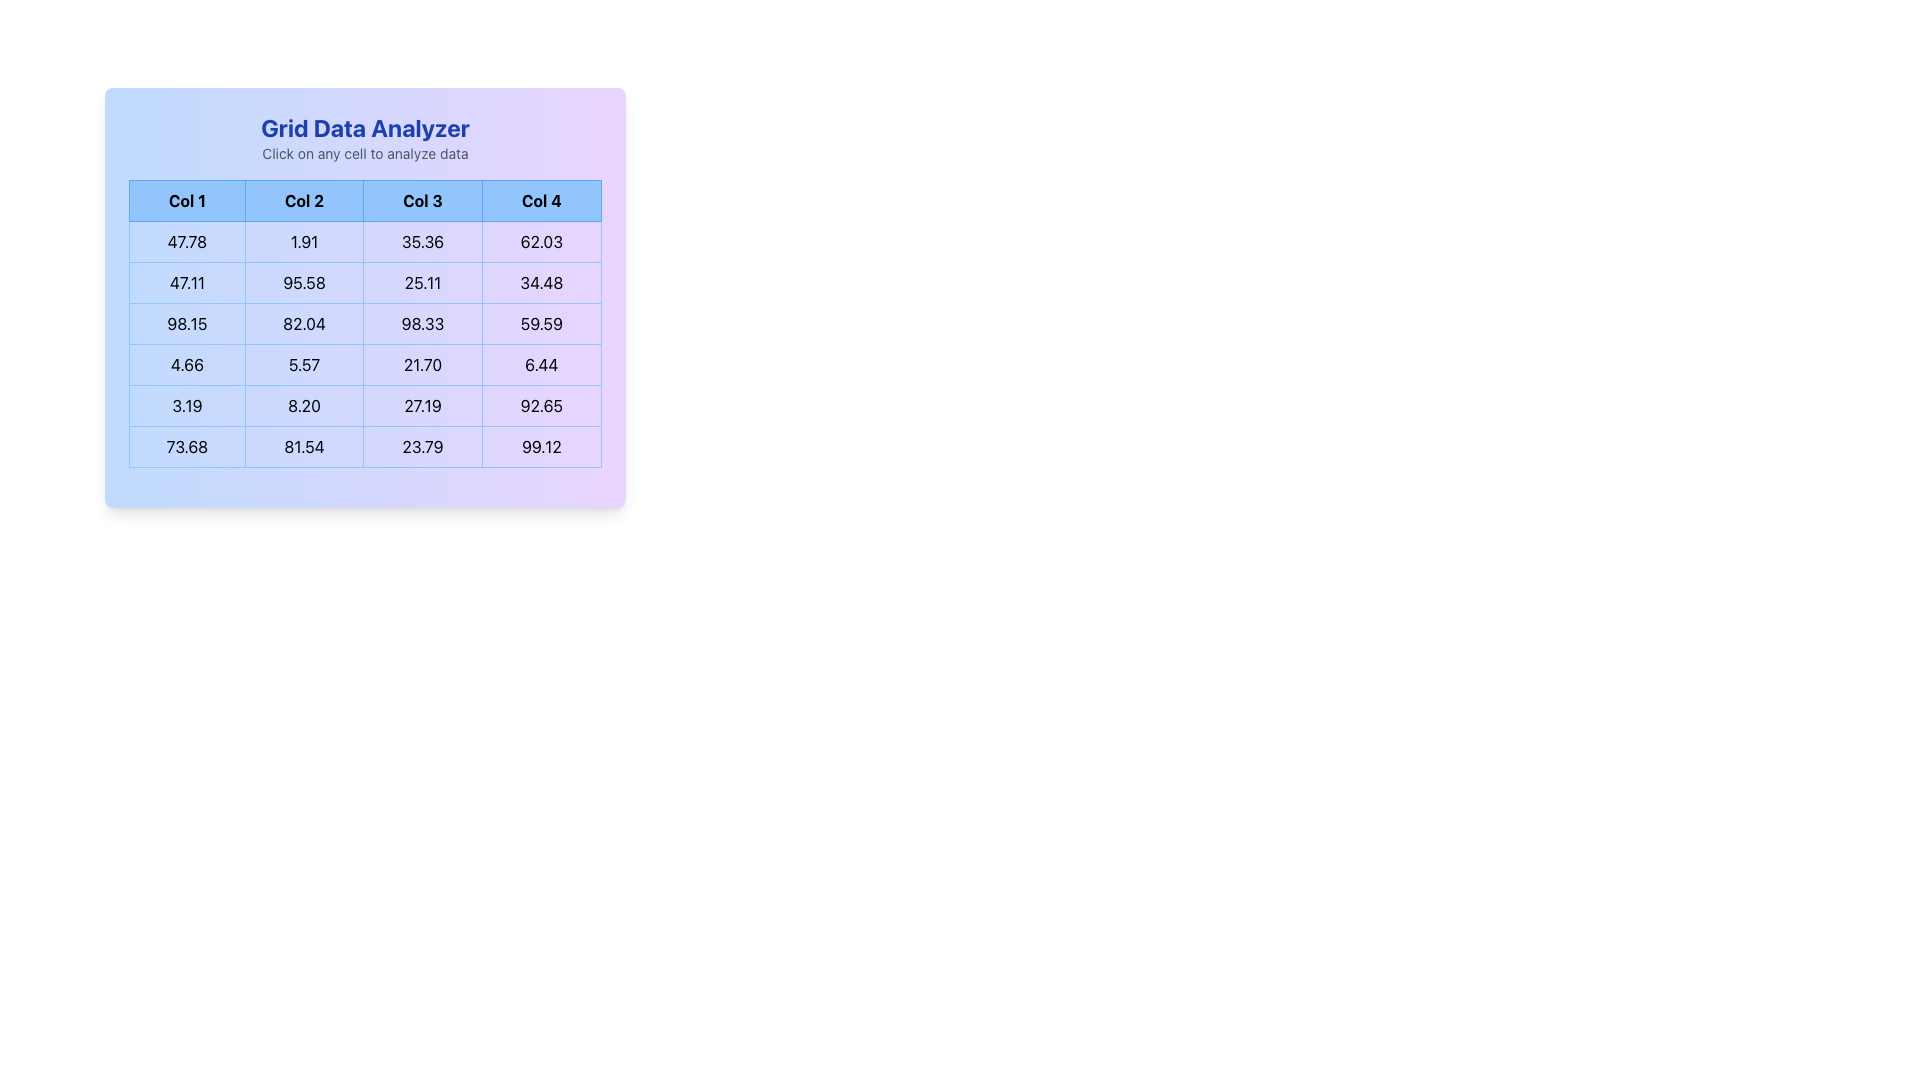  What do you see at coordinates (421, 282) in the screenshot?
I see `the table cell in the second row and third column that contains the text '25.11', styled with a light blue background and bordered in blue` at bounding box center [421, 282].